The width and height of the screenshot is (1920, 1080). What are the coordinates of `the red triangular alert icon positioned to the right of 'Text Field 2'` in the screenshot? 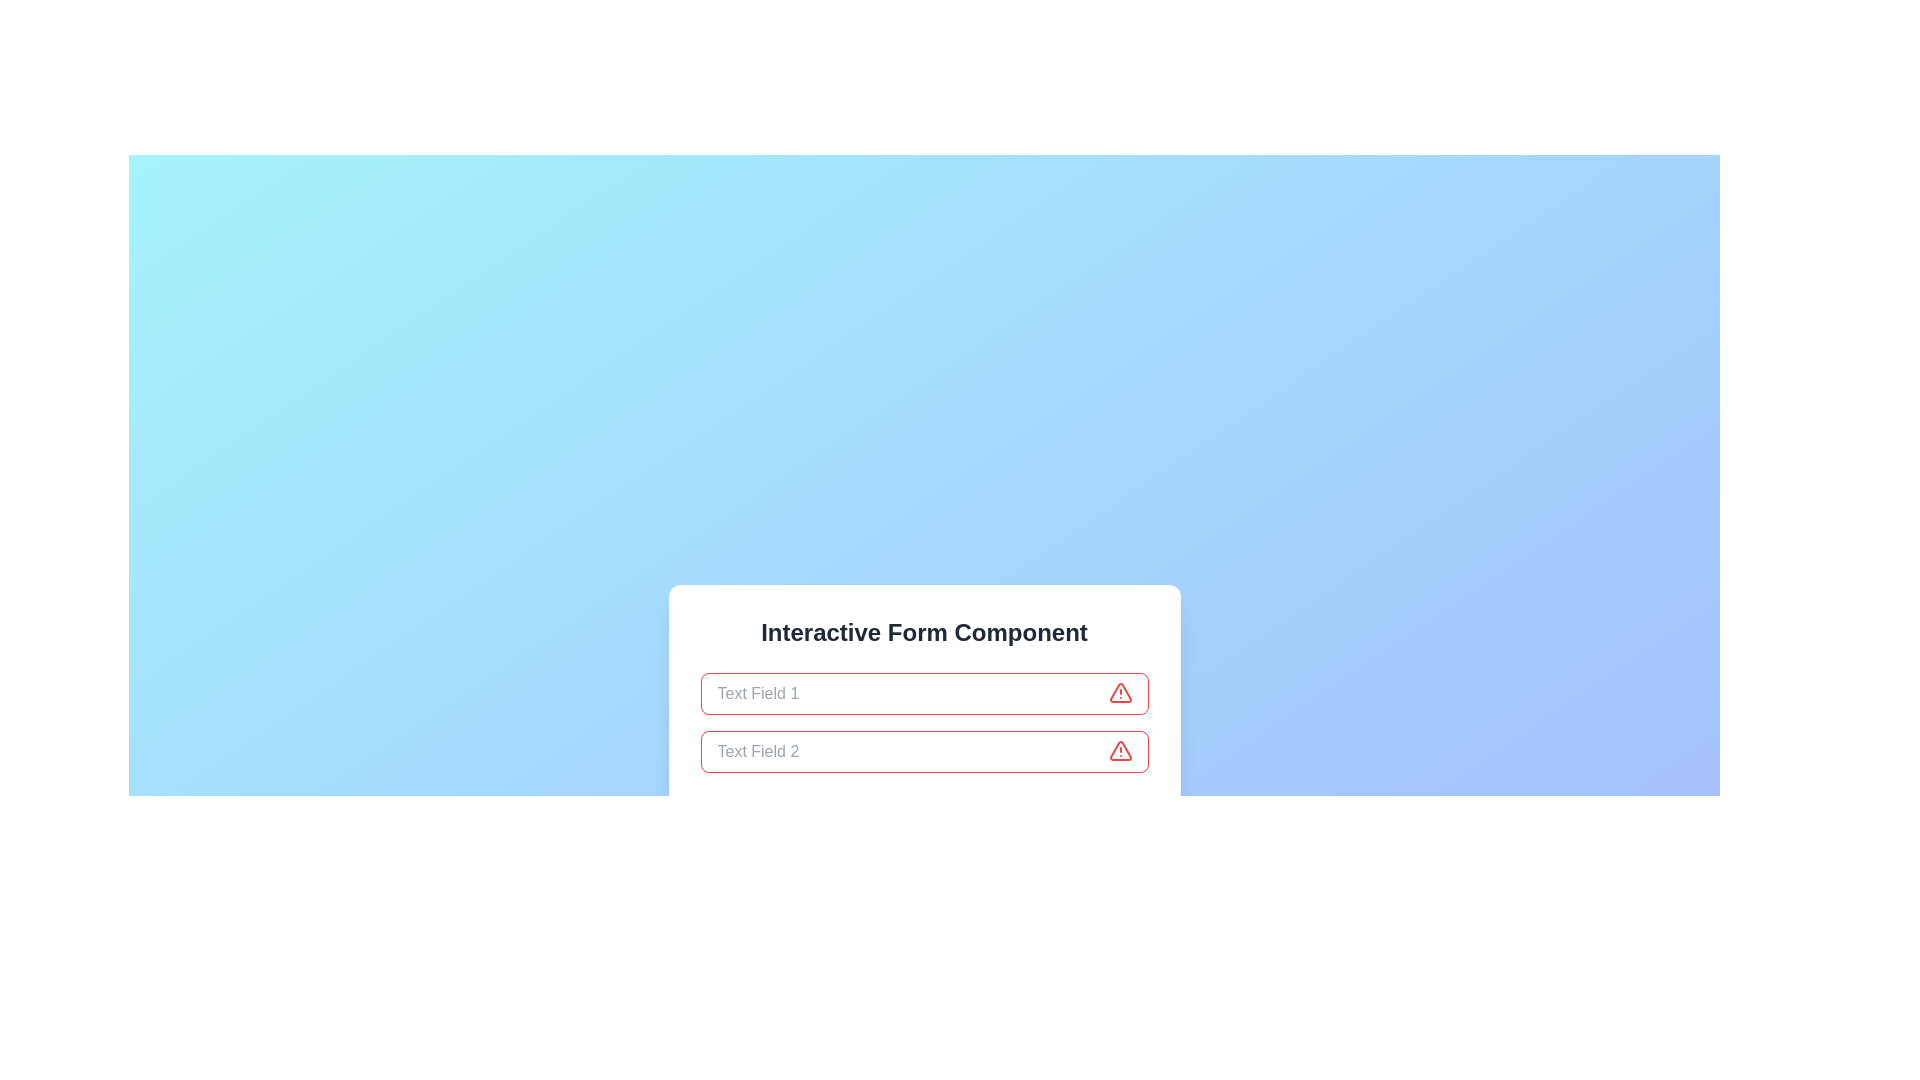 It's located at (1120, 751).